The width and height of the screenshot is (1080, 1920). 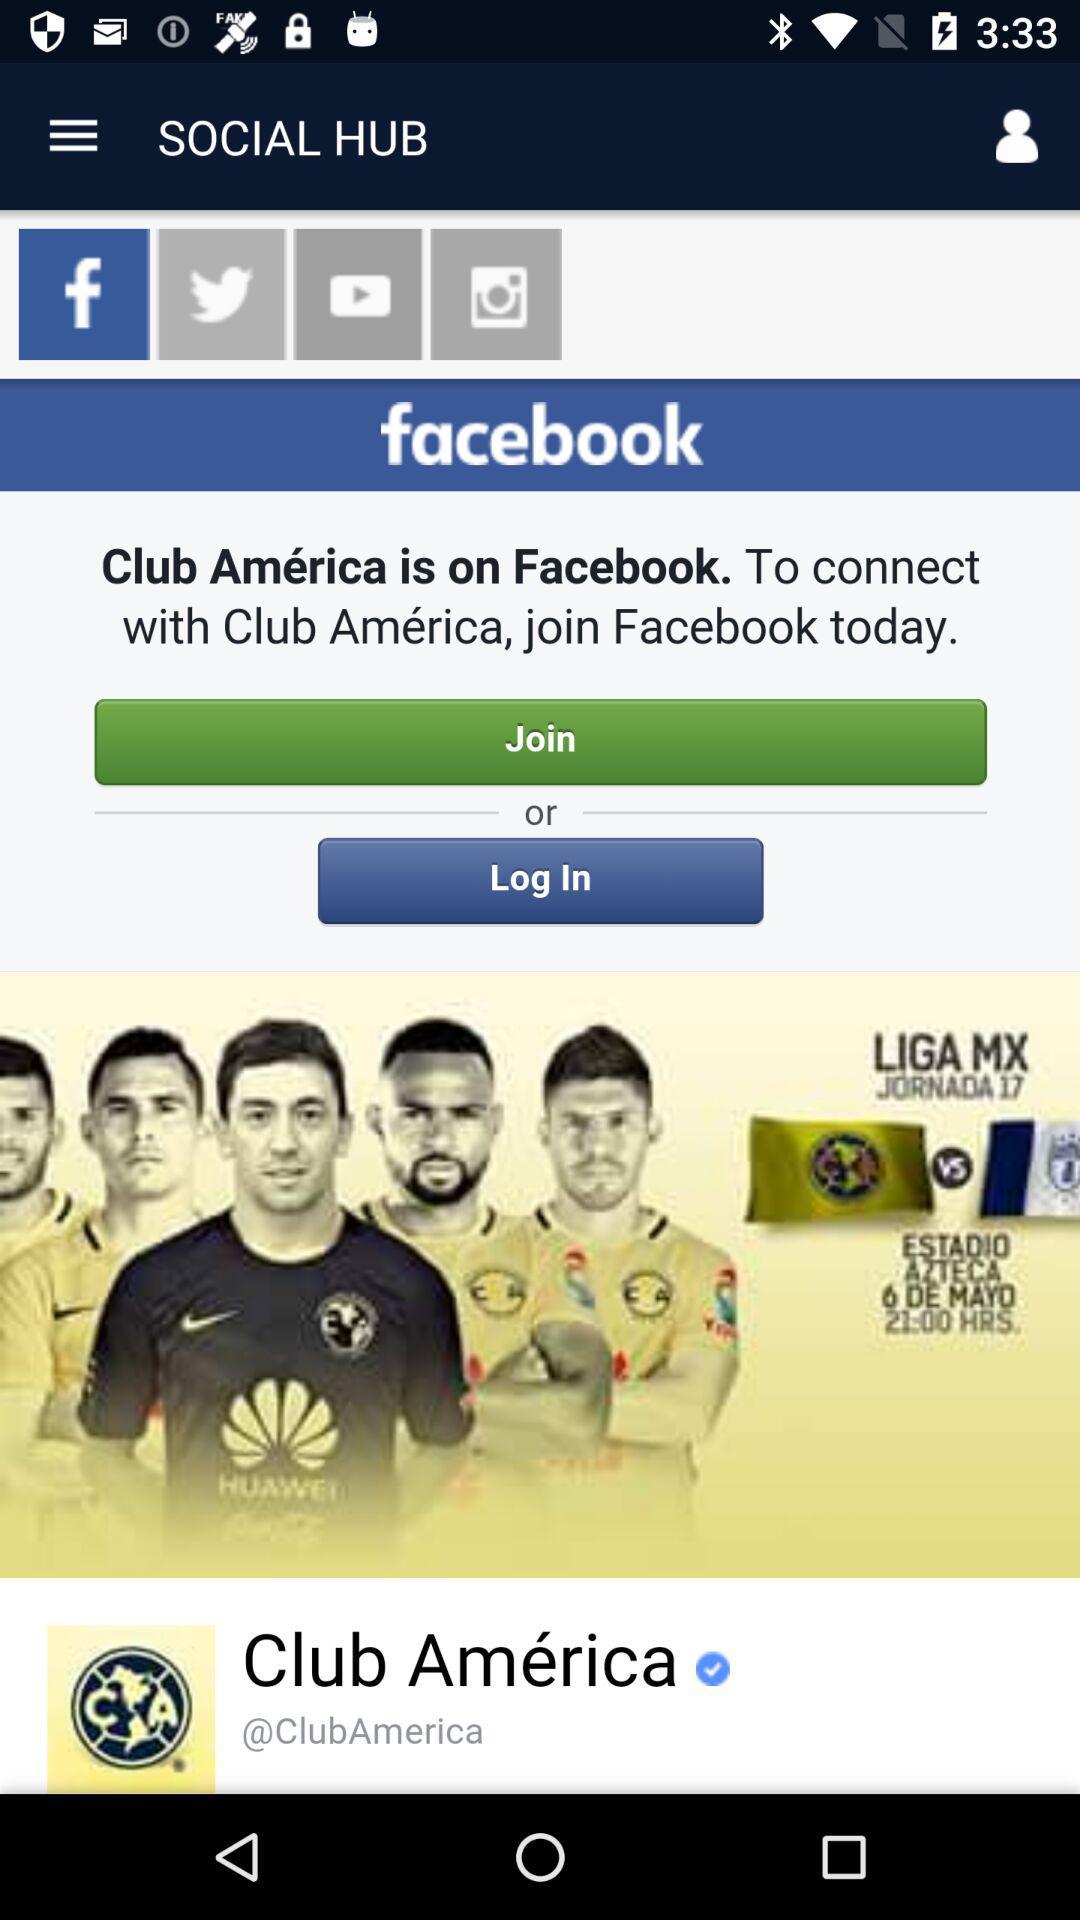 I want to click on menu, so click(x=72, y=135).